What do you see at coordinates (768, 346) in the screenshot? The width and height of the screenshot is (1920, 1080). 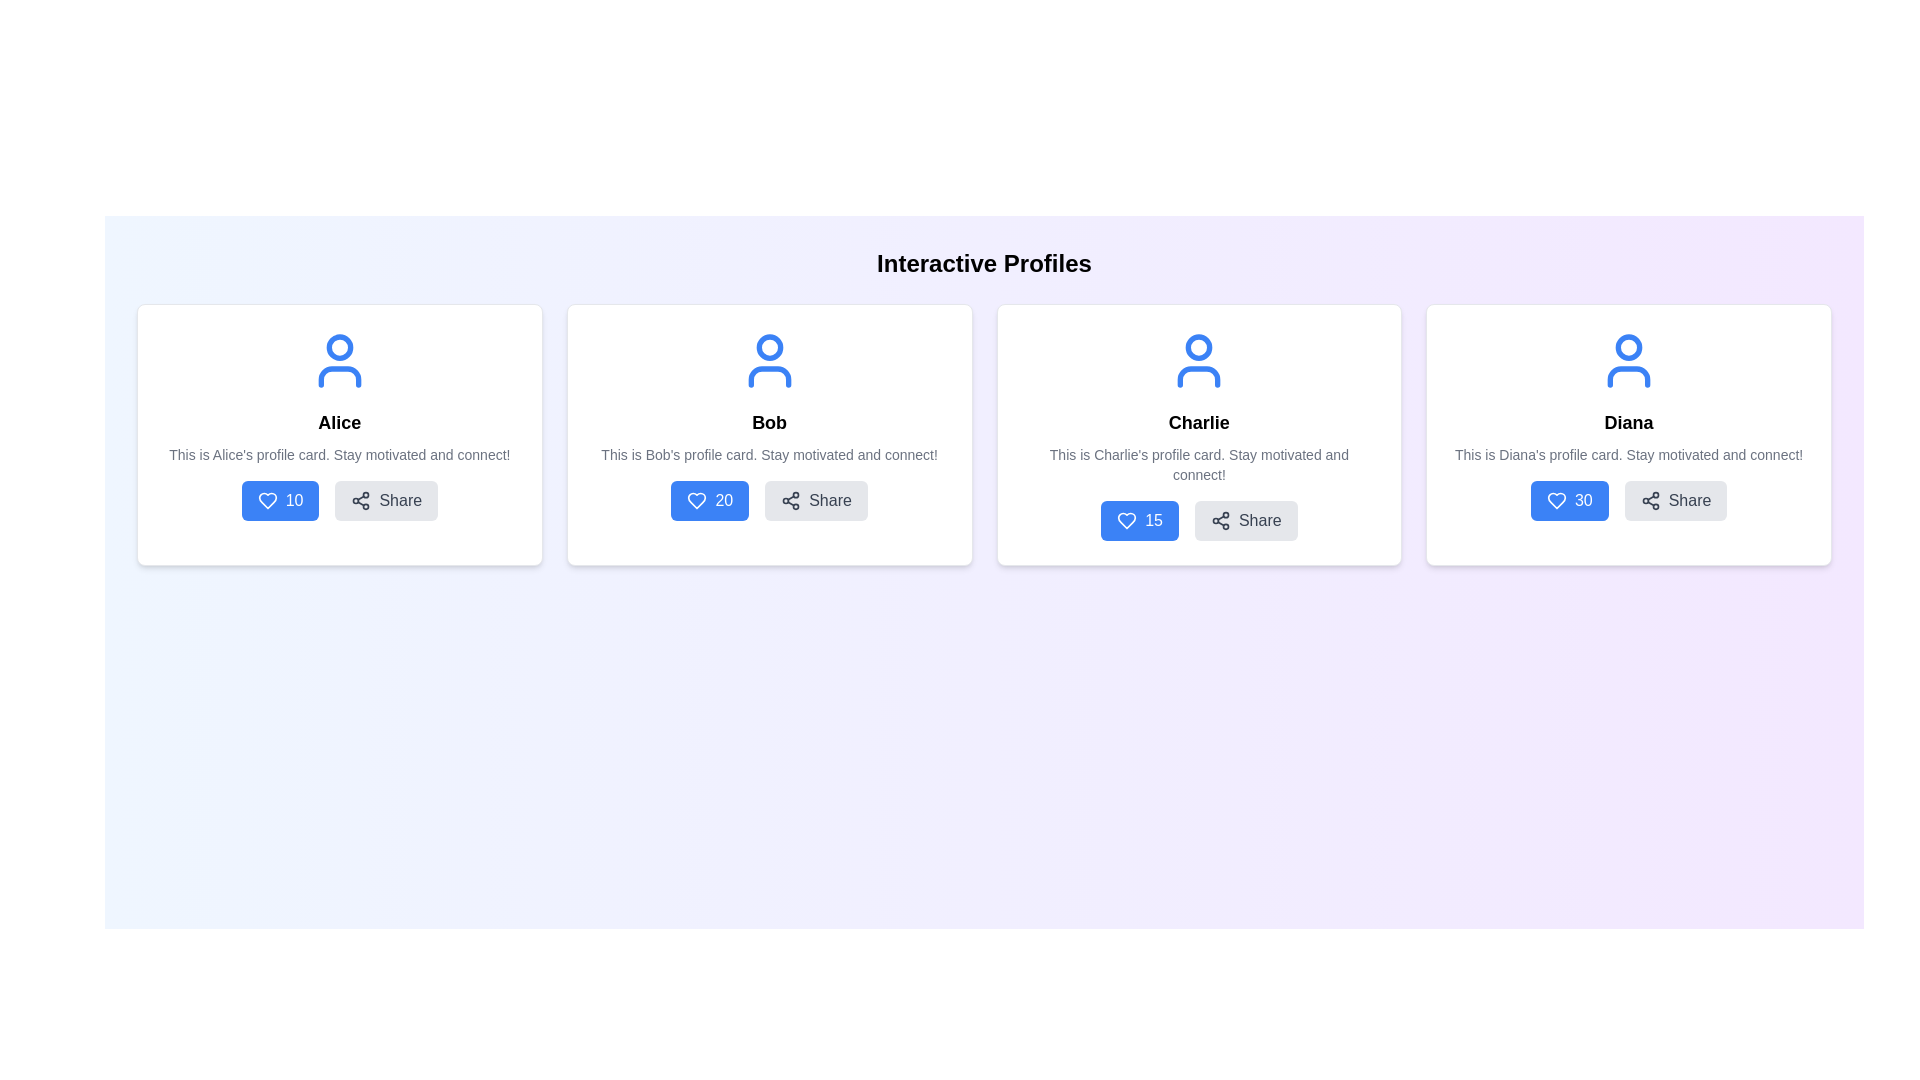 I see `the circular graphical element that represents the head or face of the user icon for Bob in the profile card` at bounding box center [768, 346].